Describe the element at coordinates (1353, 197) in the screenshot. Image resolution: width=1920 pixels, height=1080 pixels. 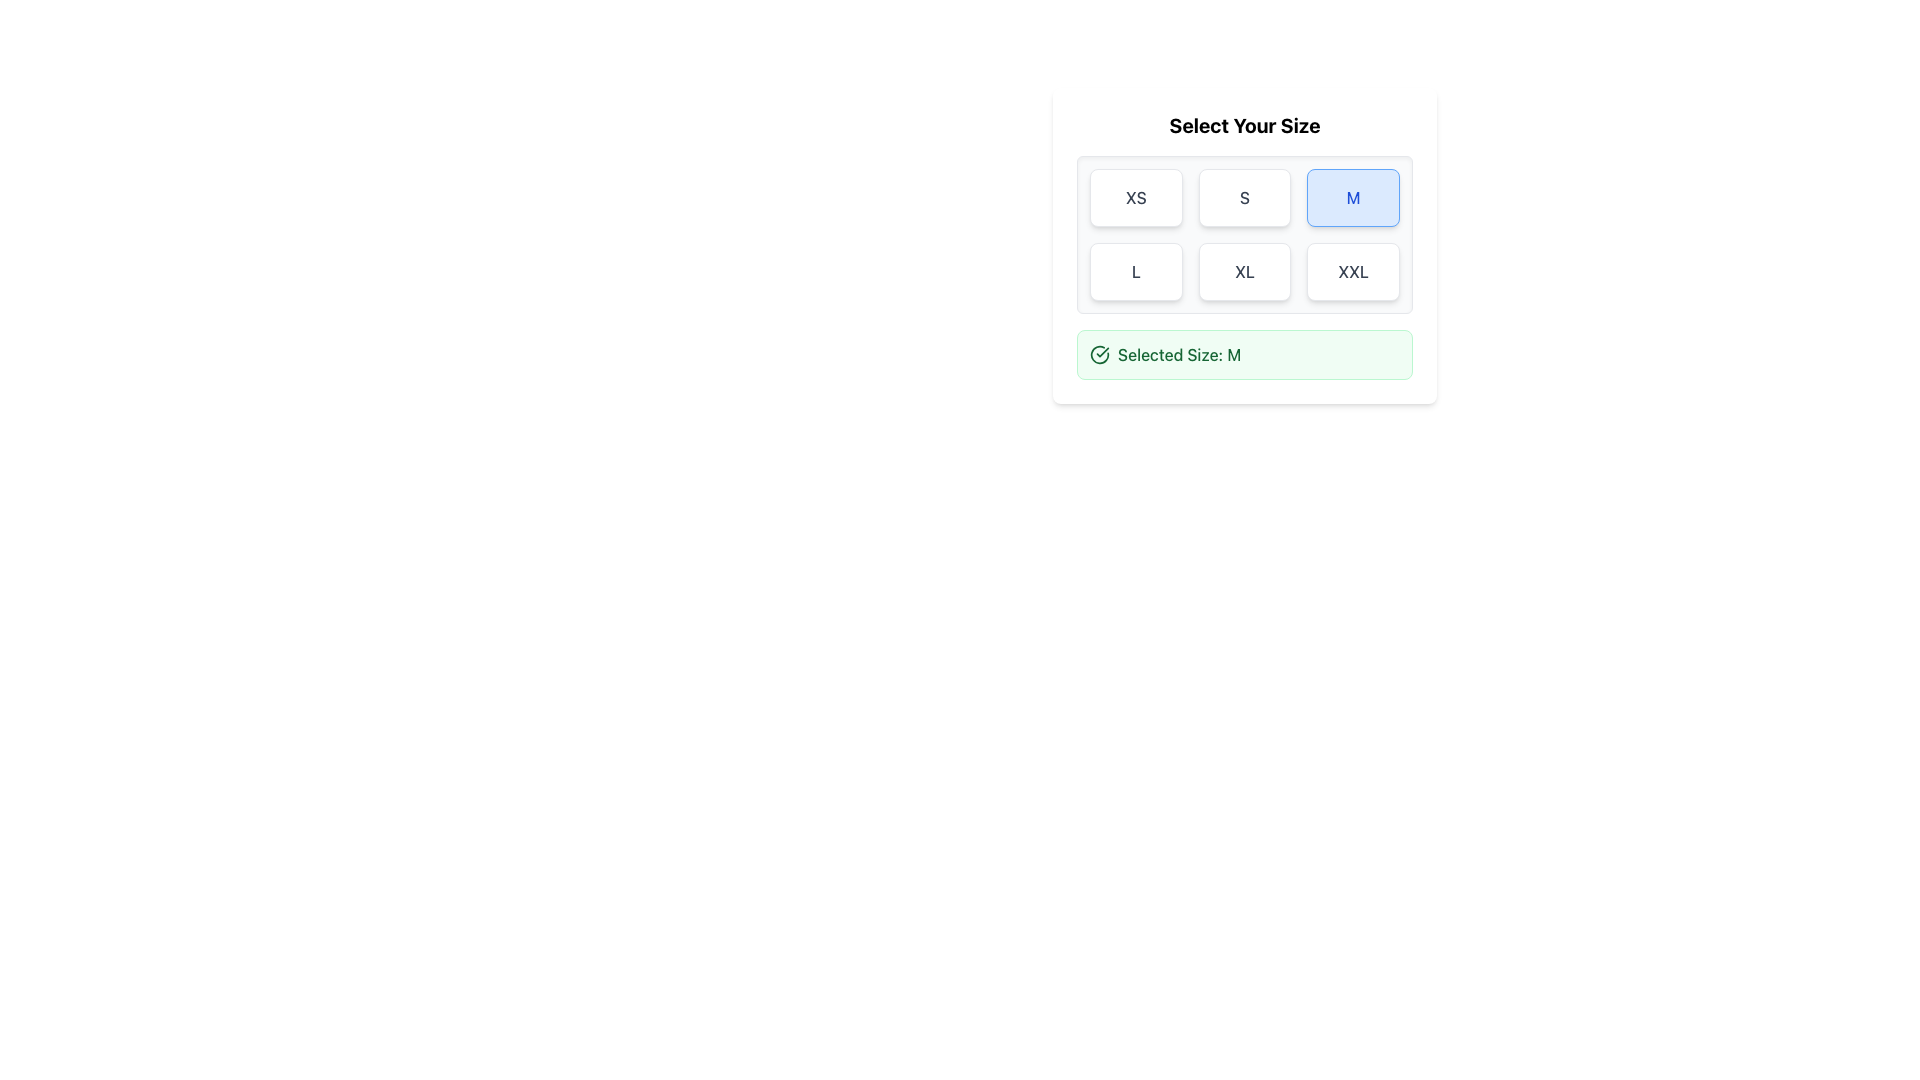
I see `the selectable size option for 'M'` at that location.